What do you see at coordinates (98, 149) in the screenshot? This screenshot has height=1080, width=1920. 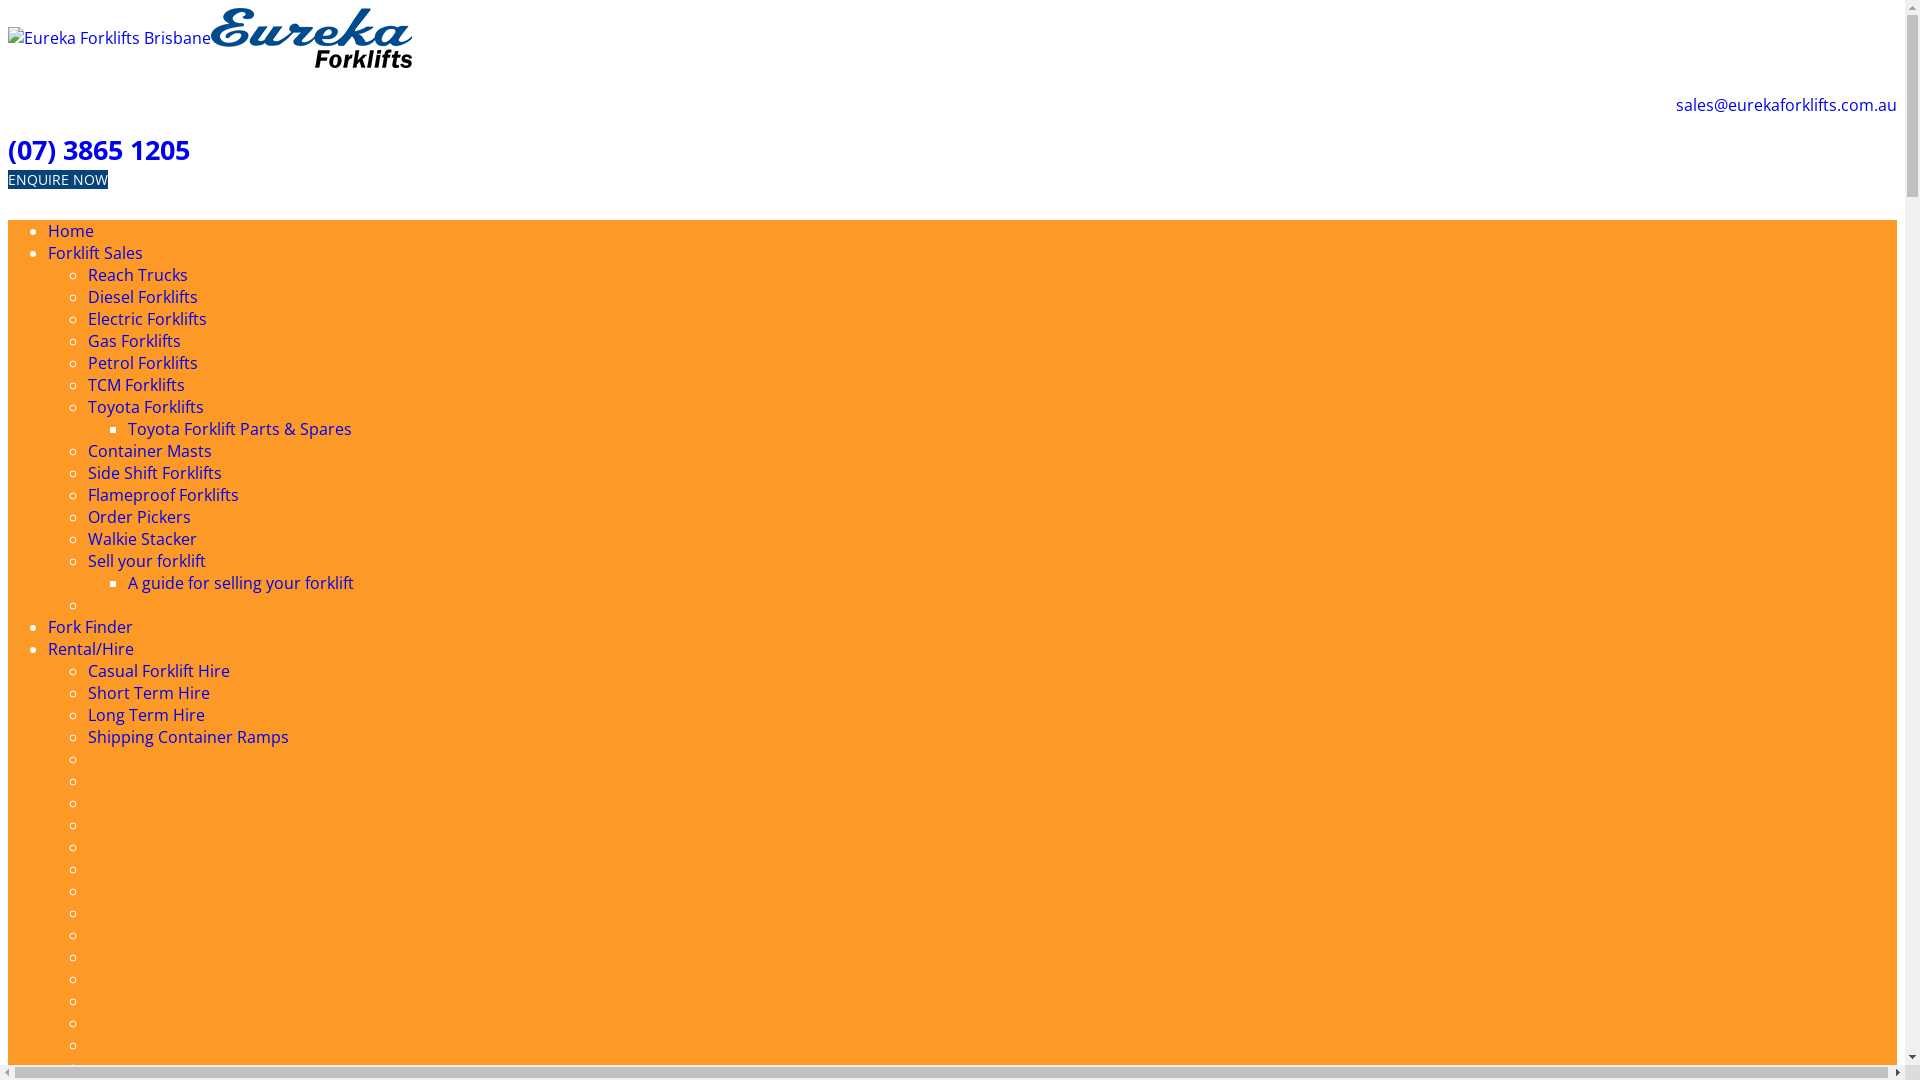 I see `'(07) 3865 1205'` at bounding box center [98, 149].